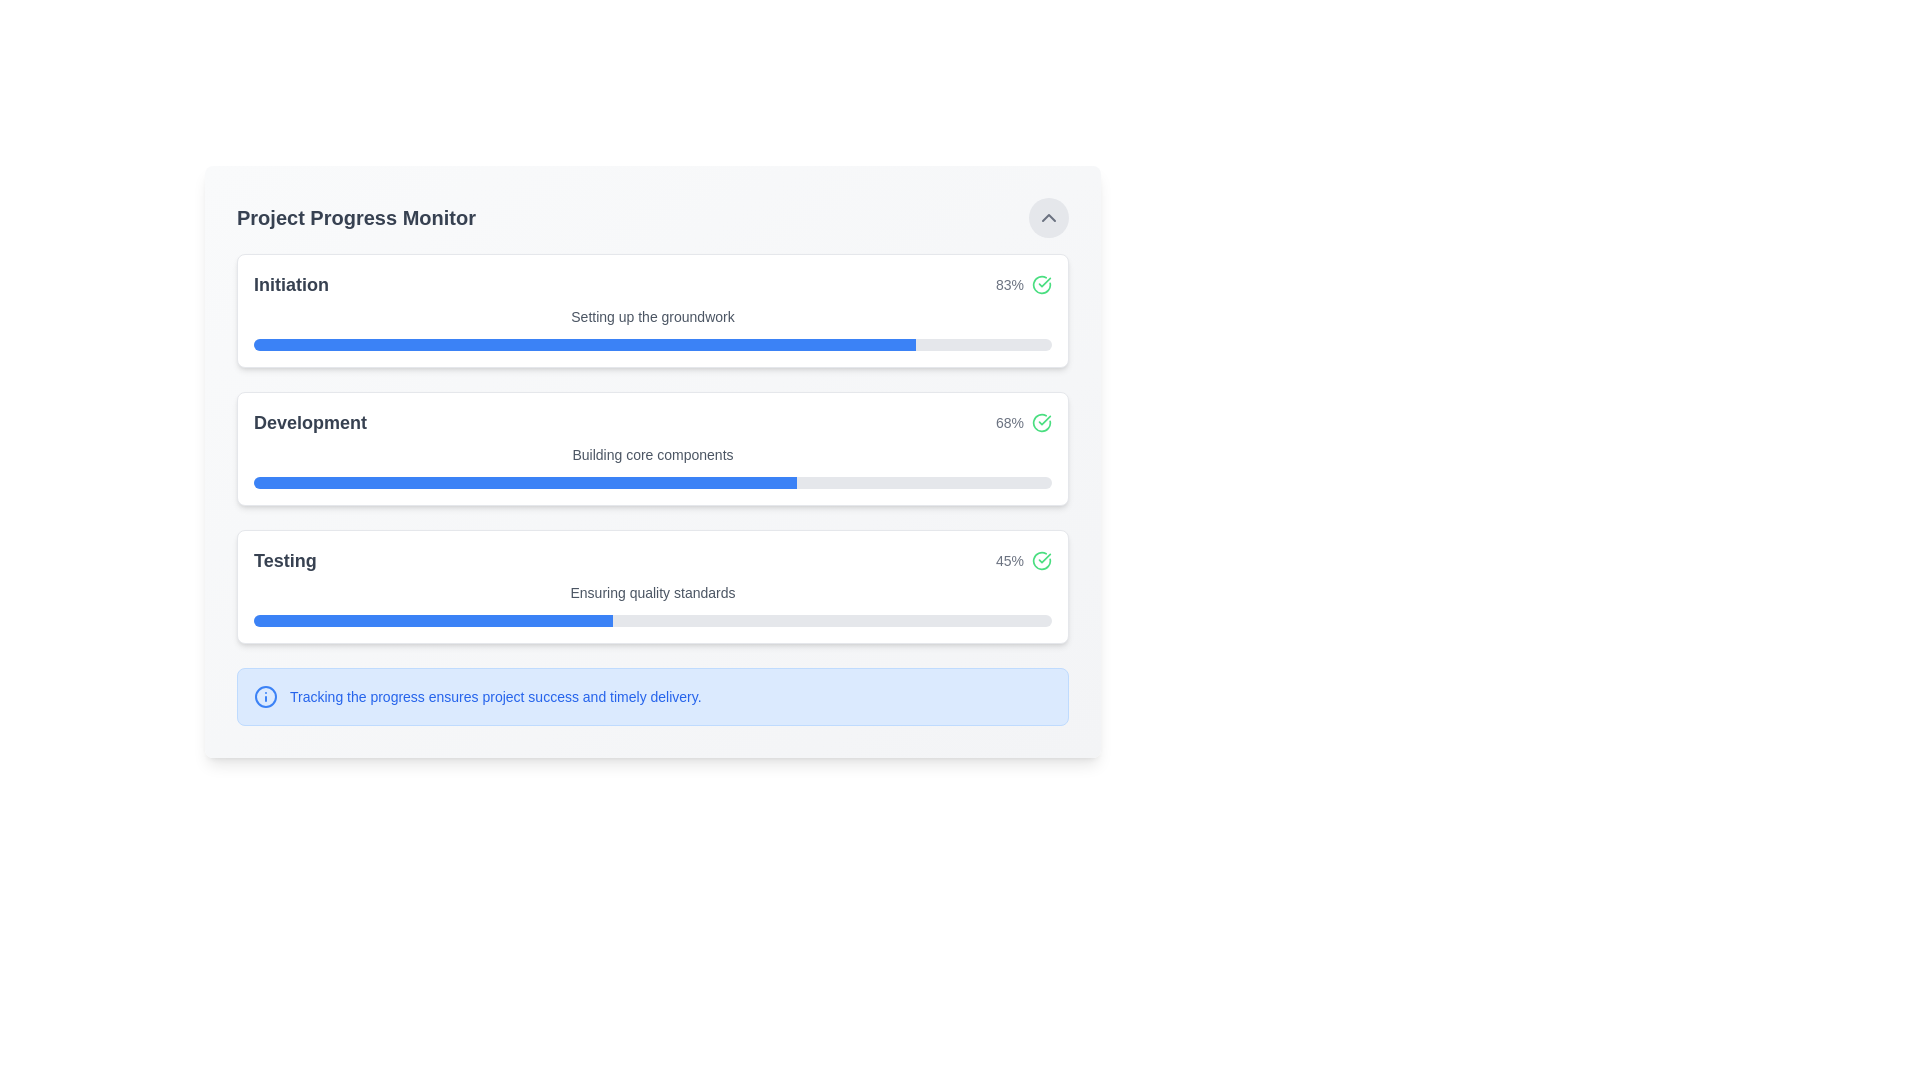  What do you see at coordinates (652, 343) in the screenshot?
I see `the completion percentage of the progress bar located in the 'Initiation' section of the 'Project Progress Monitor' interface, specifically the one beneath the text 'Setting up the groundwork.'` at bounding box center [652, 343].